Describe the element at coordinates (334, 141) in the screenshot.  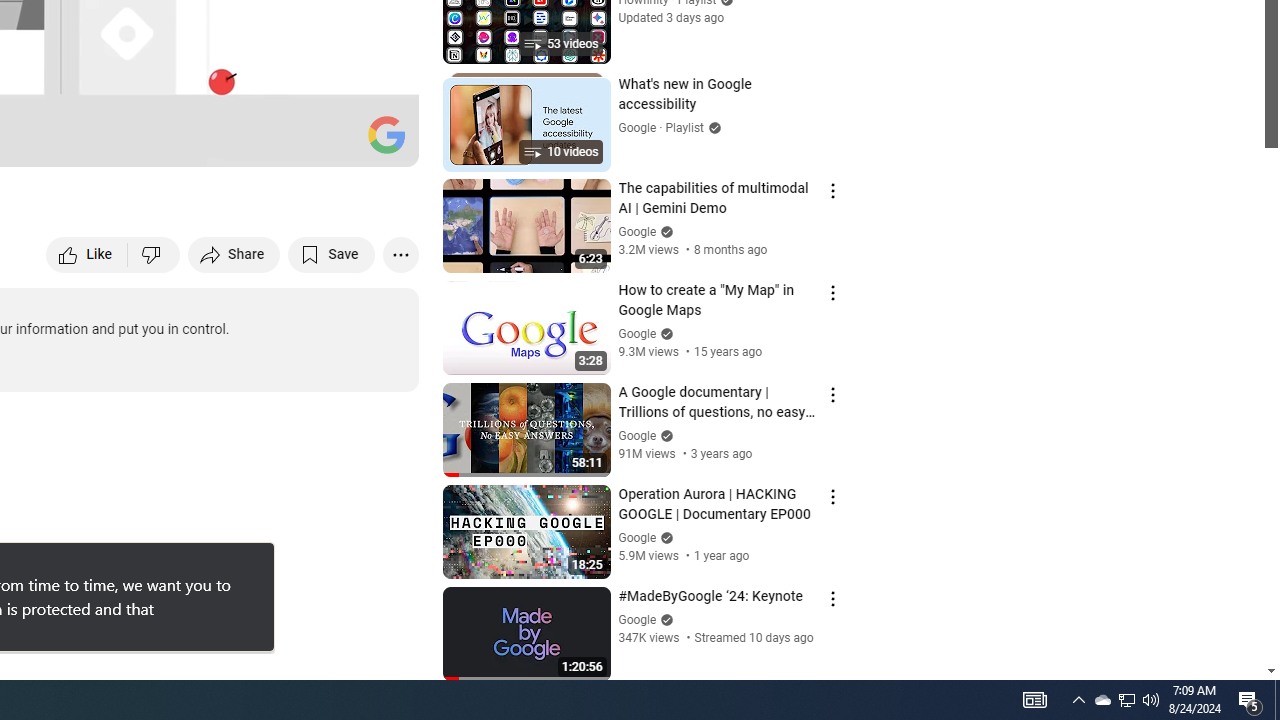
I see `'Theater mode (t)'` at that location.